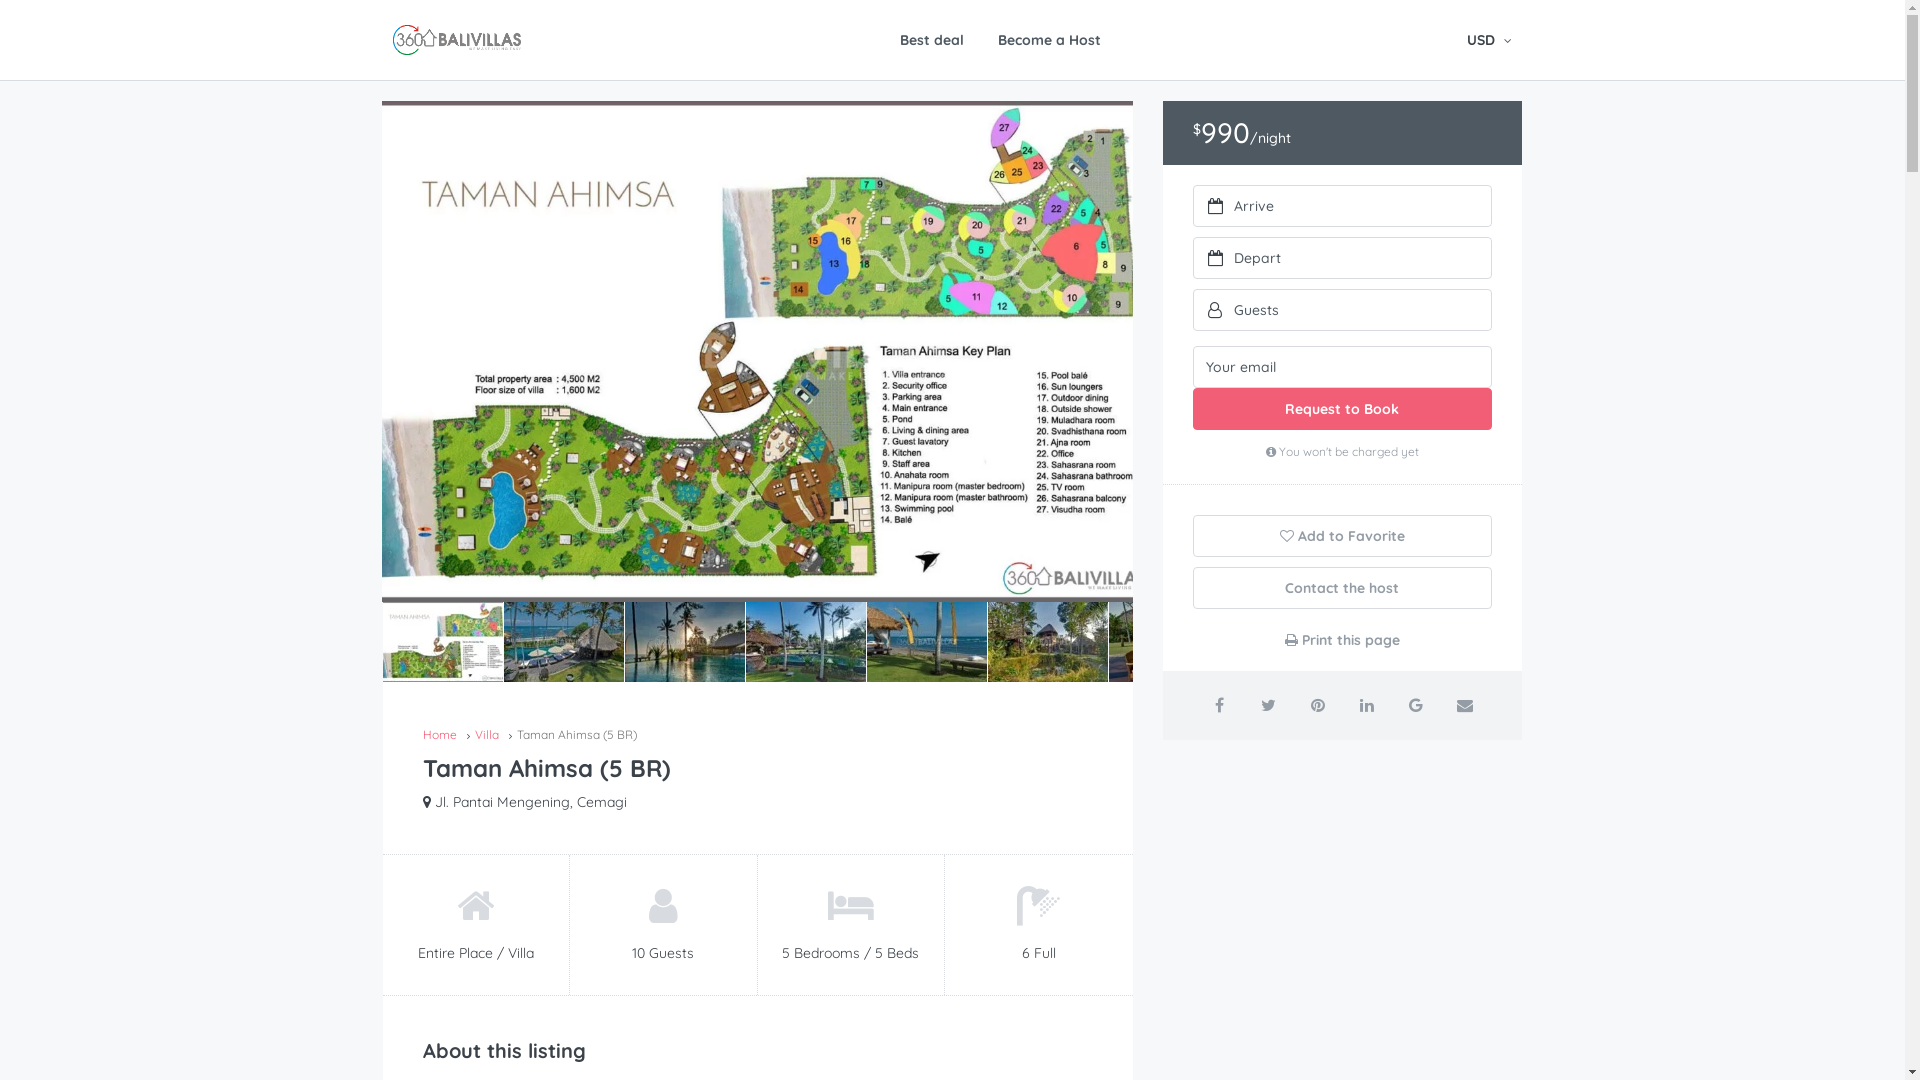  What do you see at coordinates (1342, 407) in the screenshot?
I see `'Request to Book'` at bounding box center [1342, 407].